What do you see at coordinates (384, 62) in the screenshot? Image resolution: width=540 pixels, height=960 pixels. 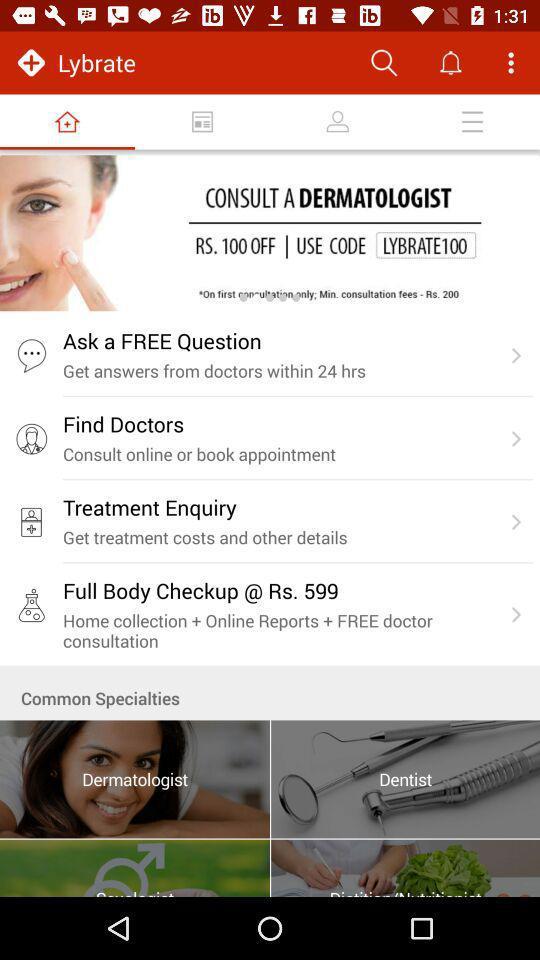 I see `search button` at bounding box center [384, 62].